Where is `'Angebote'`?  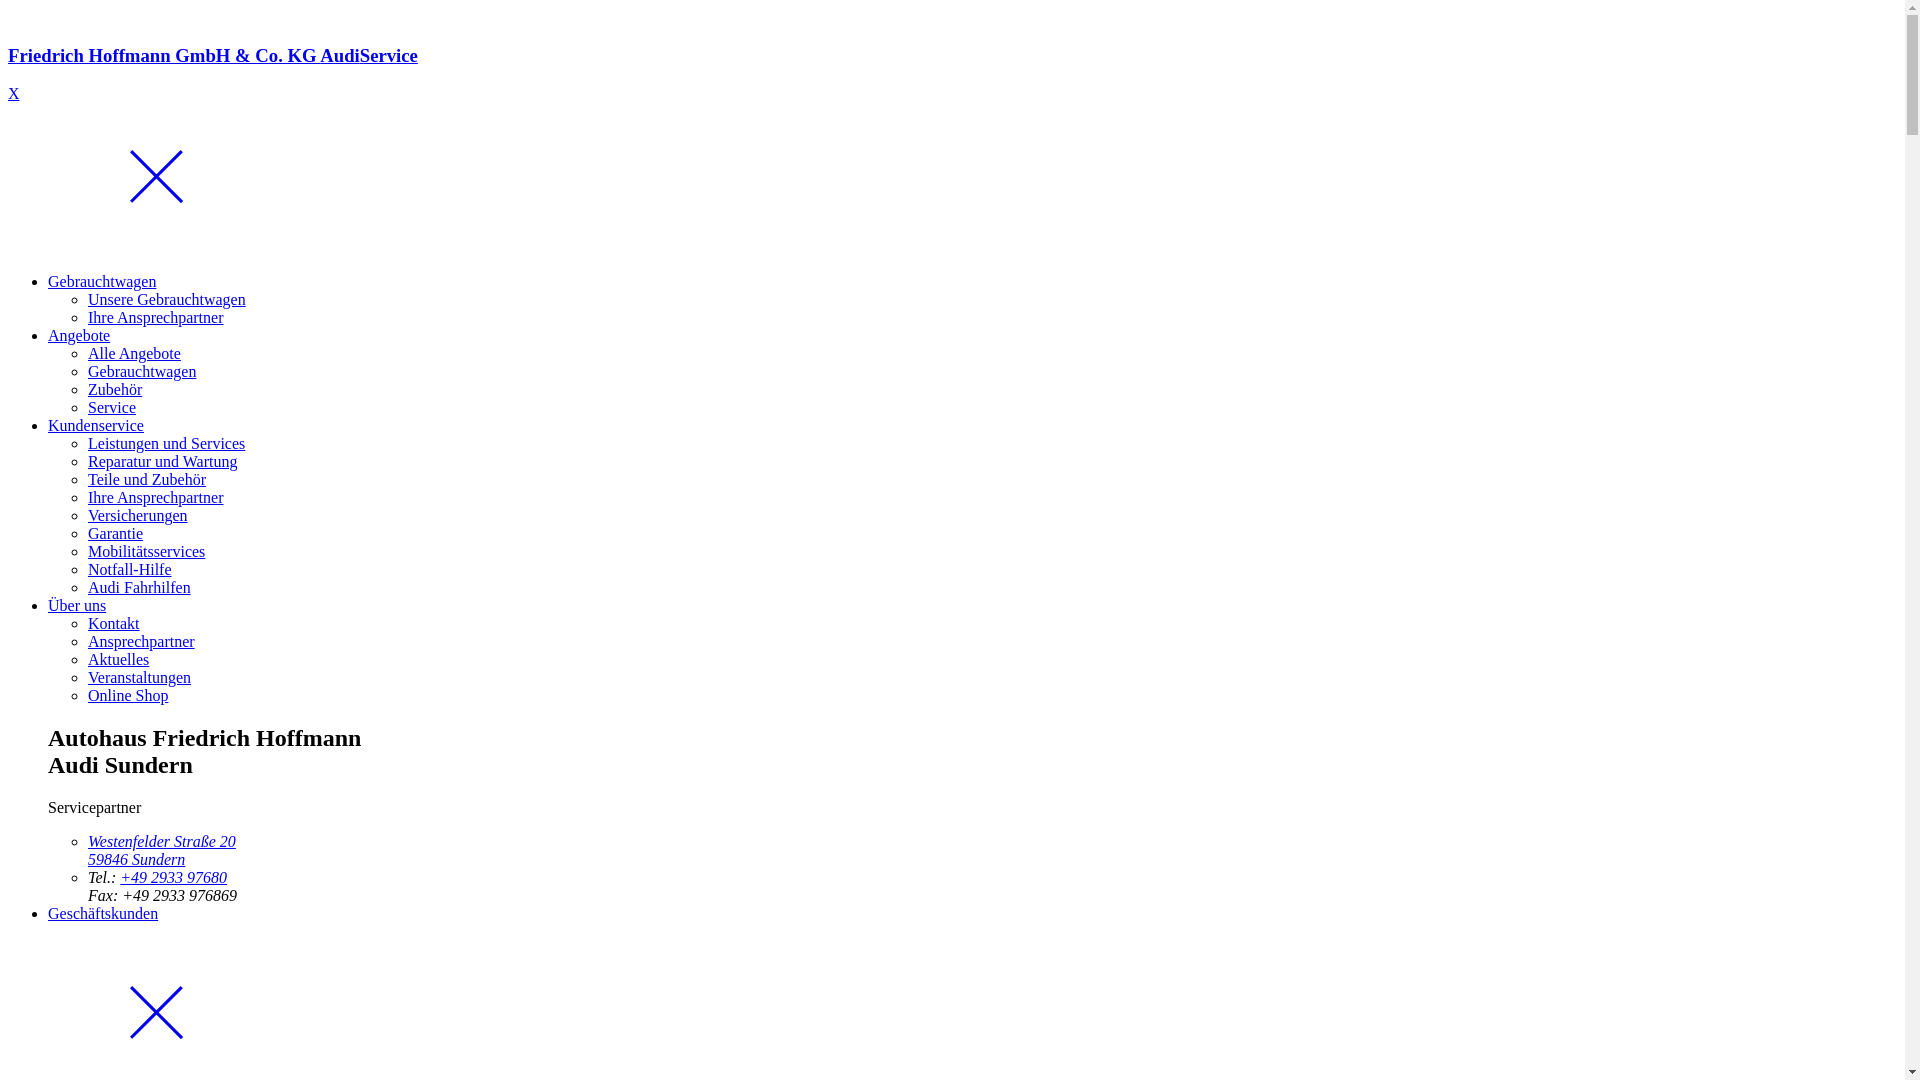
'Angebote' is located at coordinates (78, 334).